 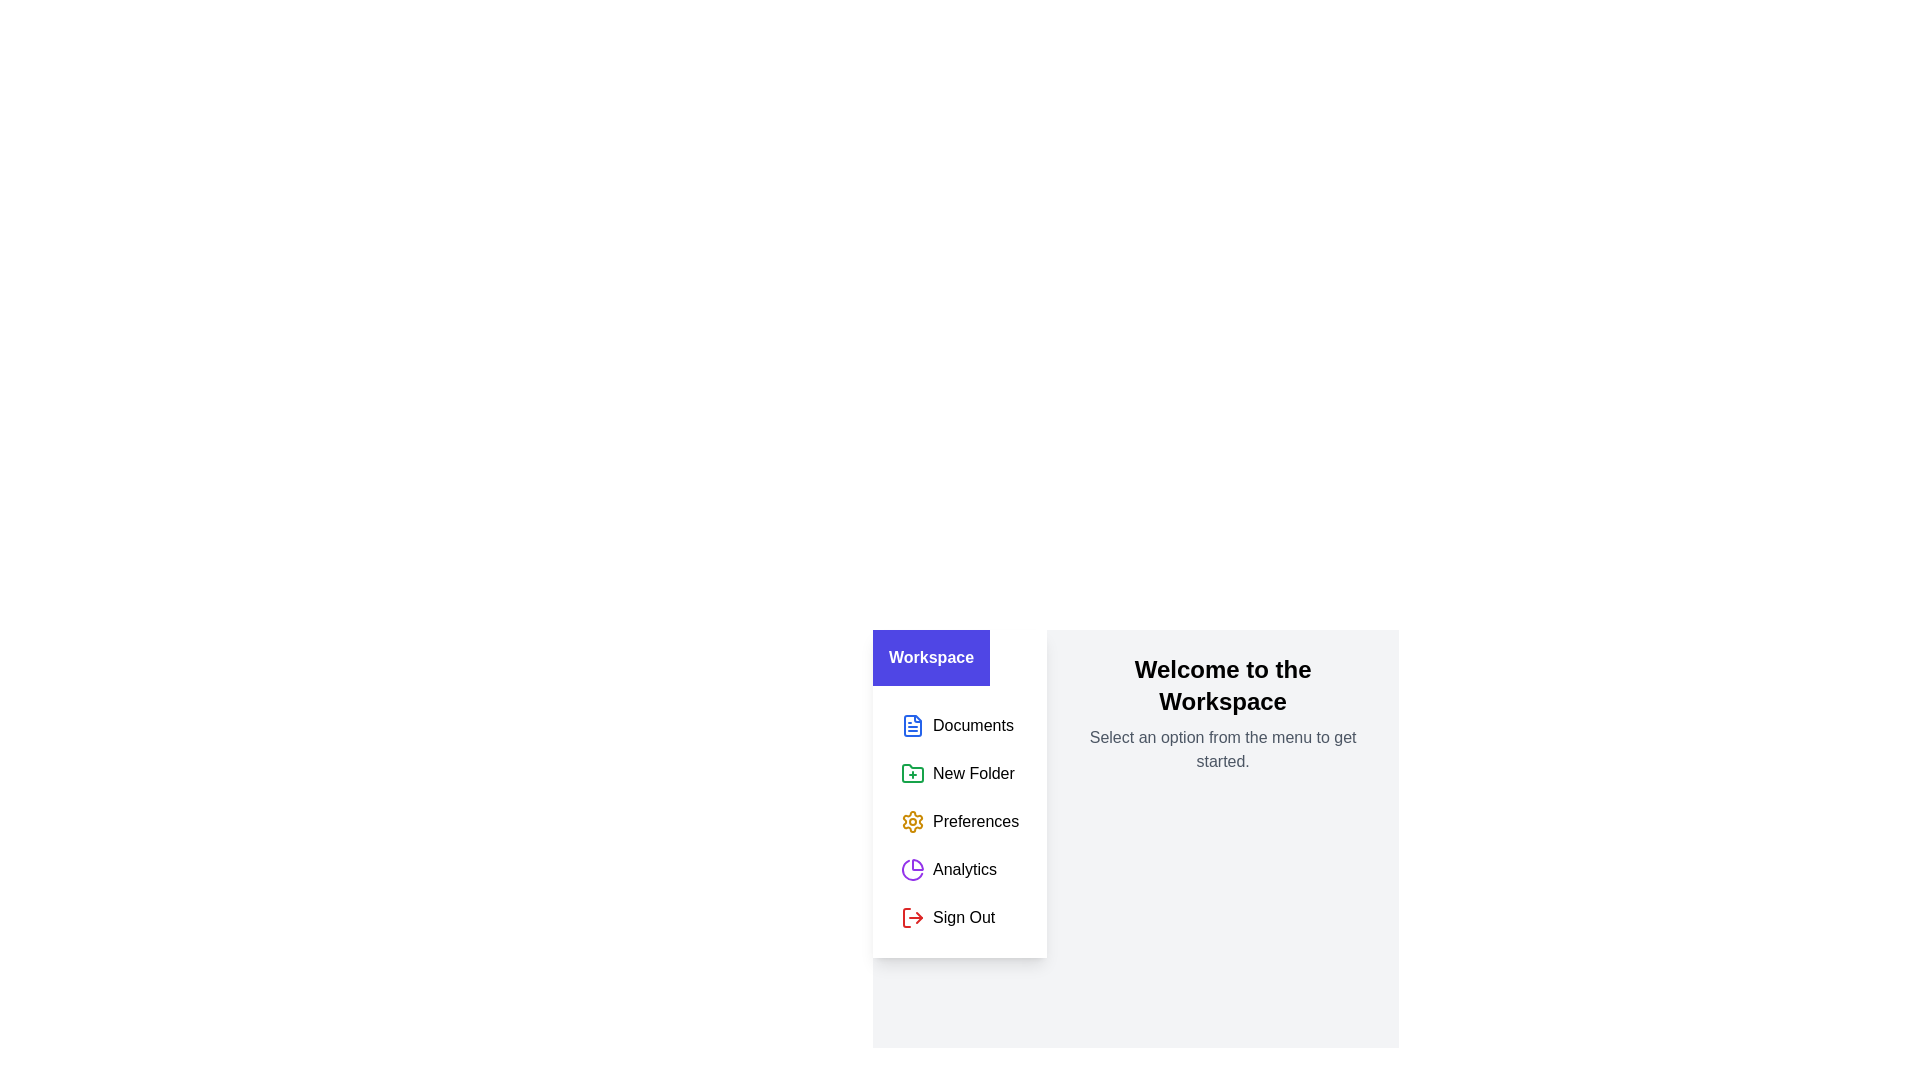 I want to click on the menu item corresponding to Analytics, so click(x=960, y=869).